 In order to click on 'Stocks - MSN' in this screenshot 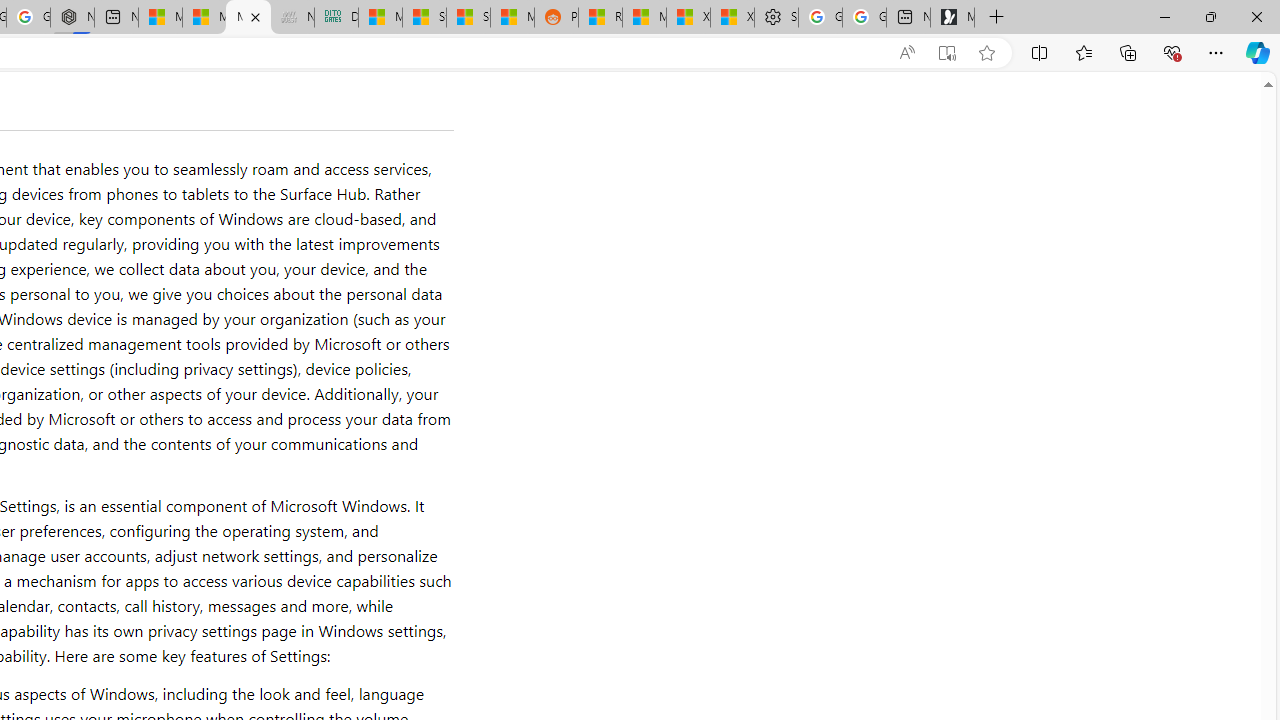, I will do `click(467, 17)`.